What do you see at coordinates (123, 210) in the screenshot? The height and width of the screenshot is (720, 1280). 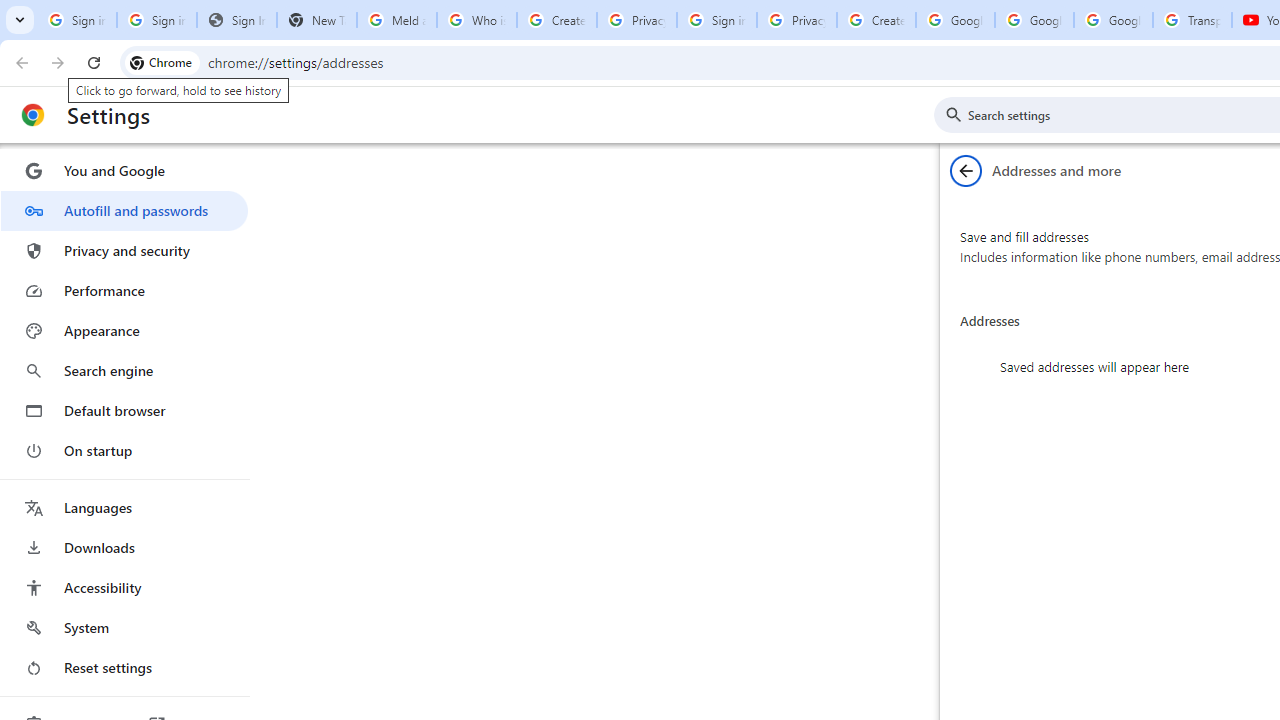 I see `'Autofill and passwords'` at bounding box center [123, 210].